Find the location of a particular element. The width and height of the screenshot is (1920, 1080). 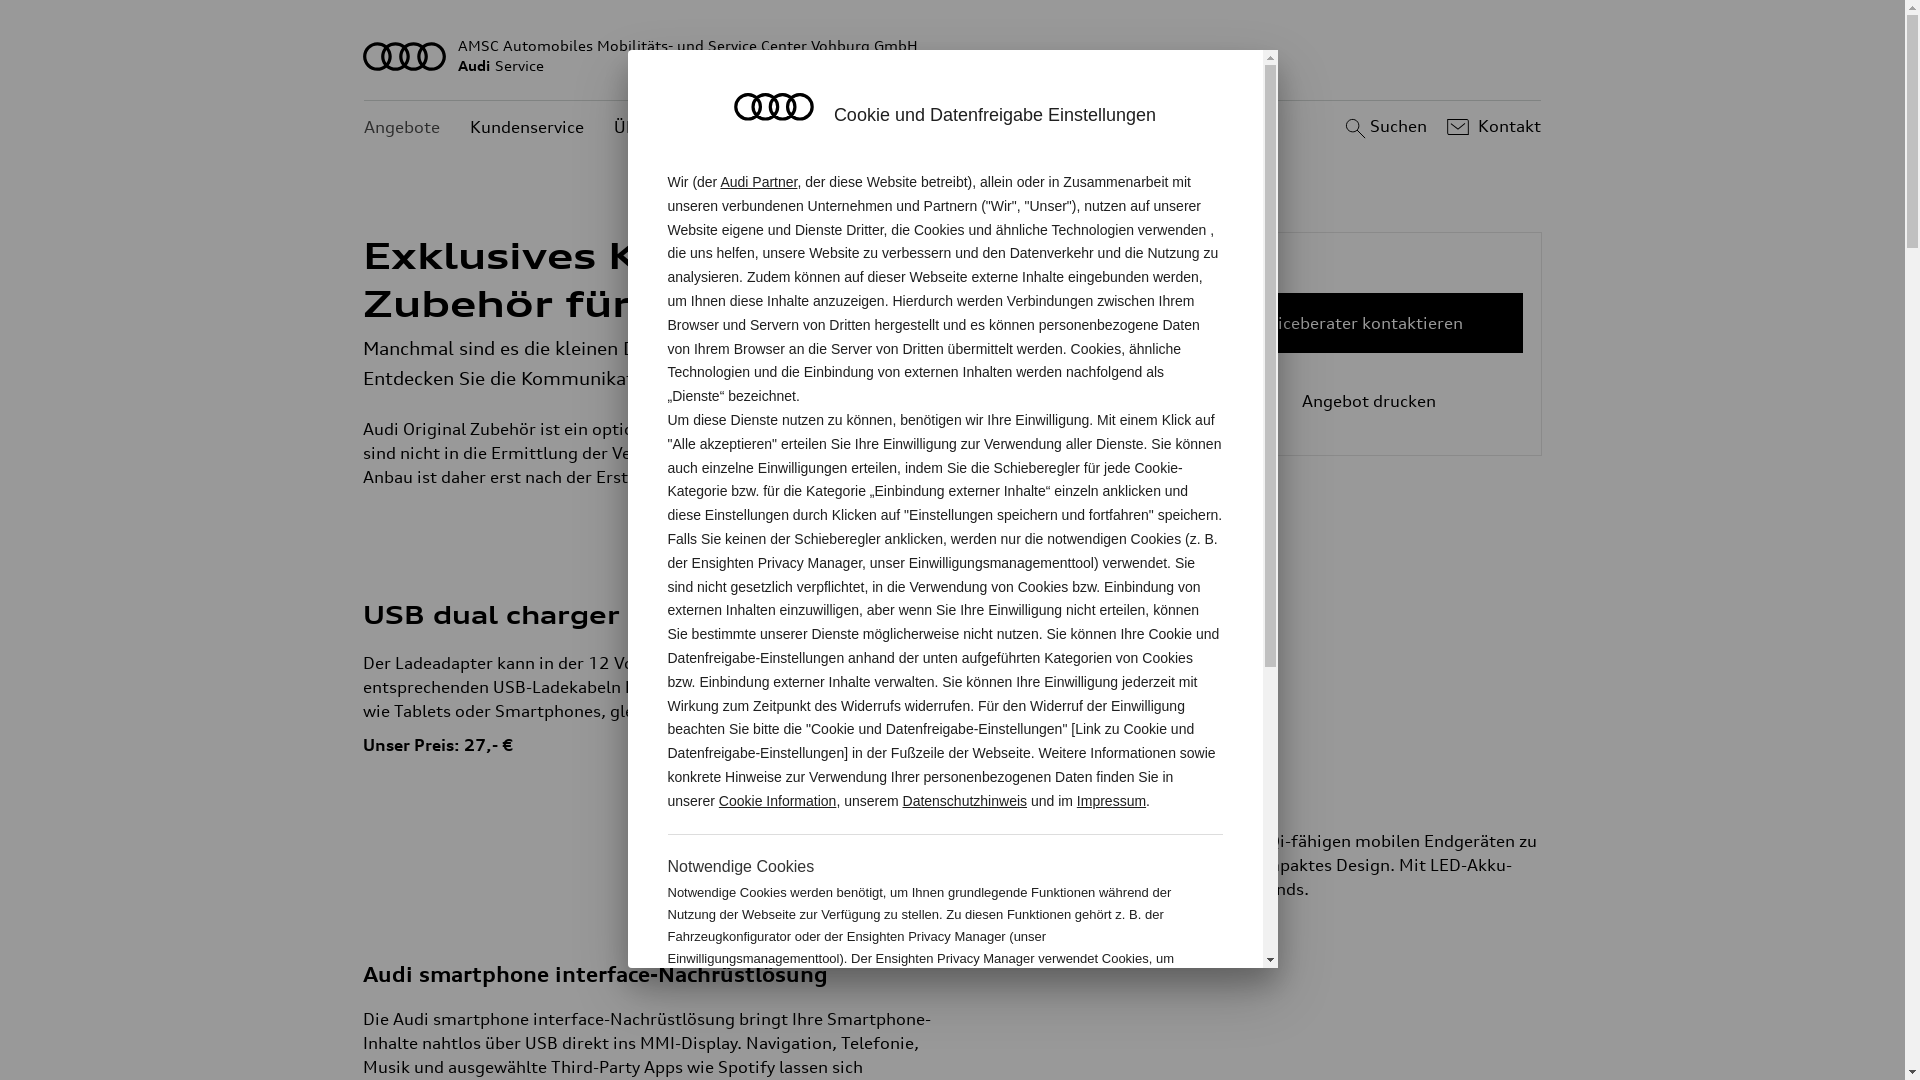

'Datenschutzhinweis' is located at coordinates (965, 800).